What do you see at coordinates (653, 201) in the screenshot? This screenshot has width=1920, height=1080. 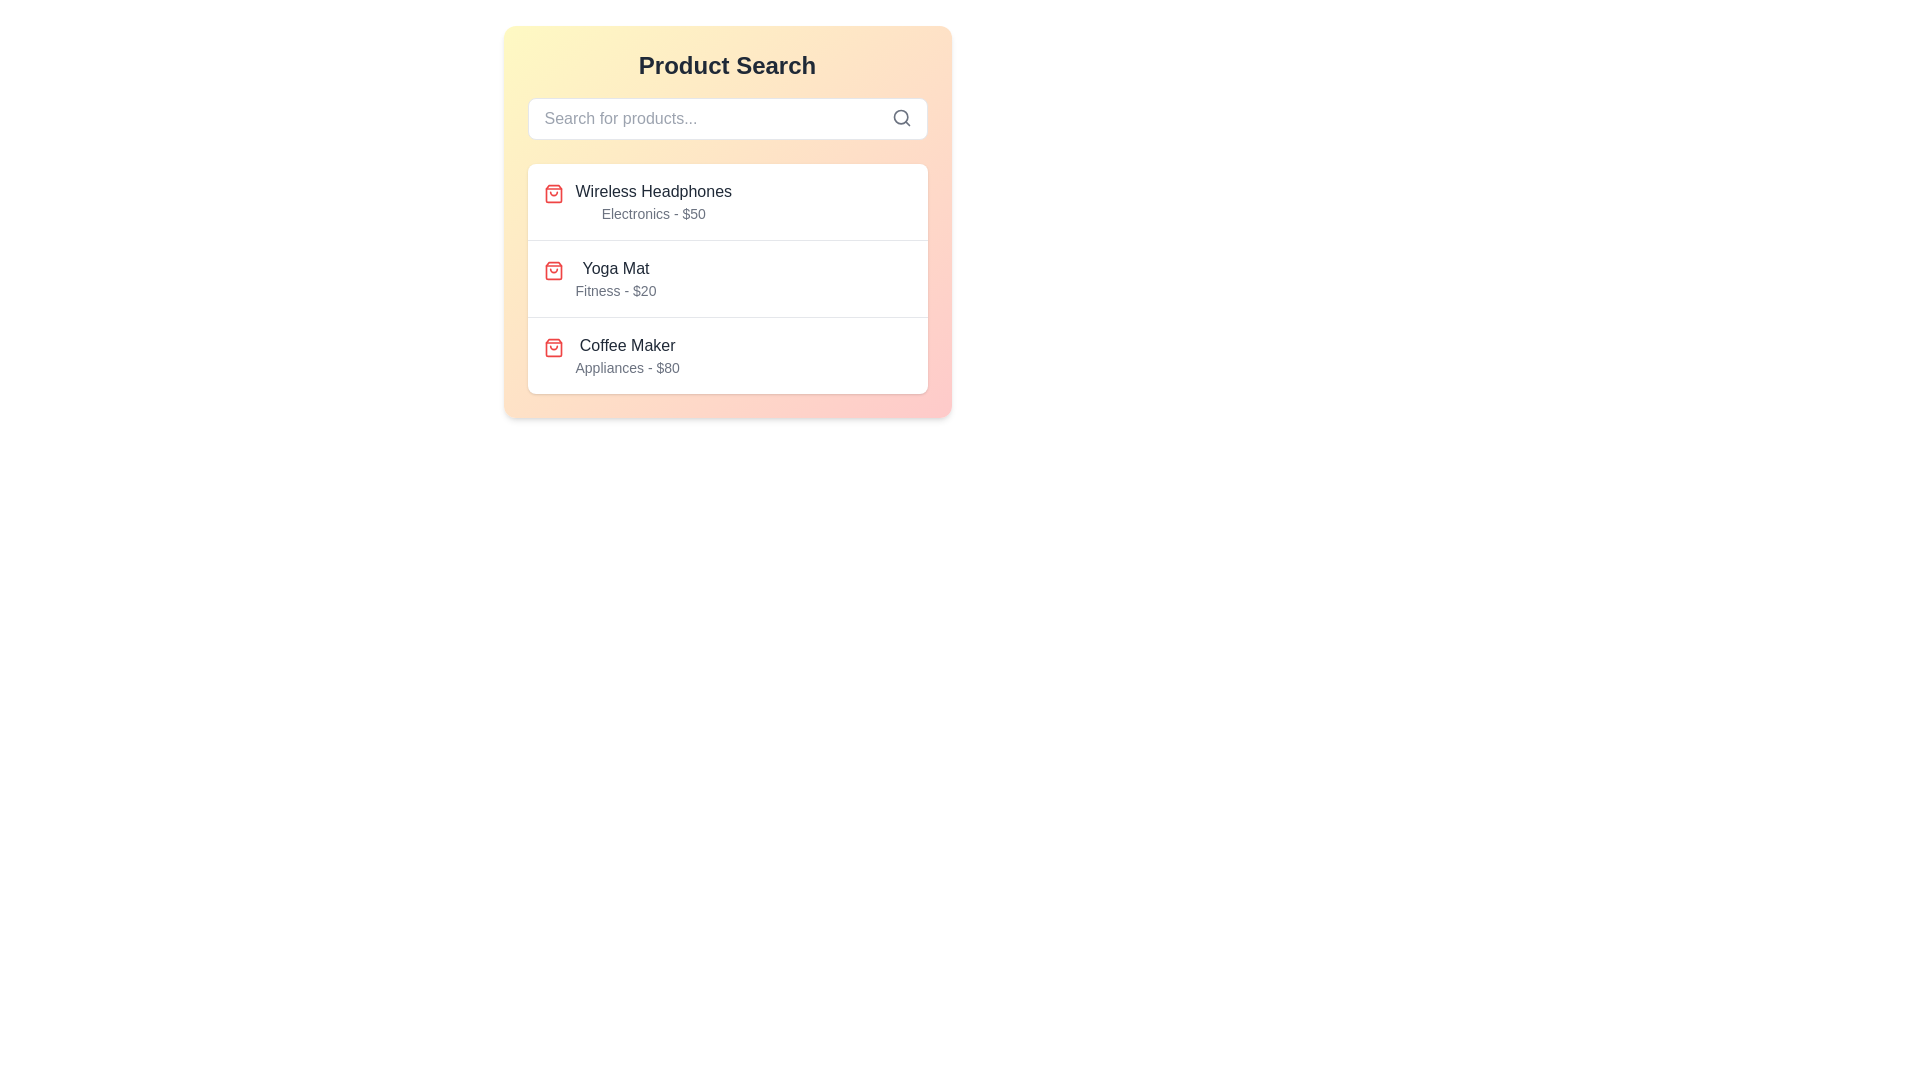 I see `on the text block representing 'Wireless Headphones' in the product search result` at bounding box center [653, 201].